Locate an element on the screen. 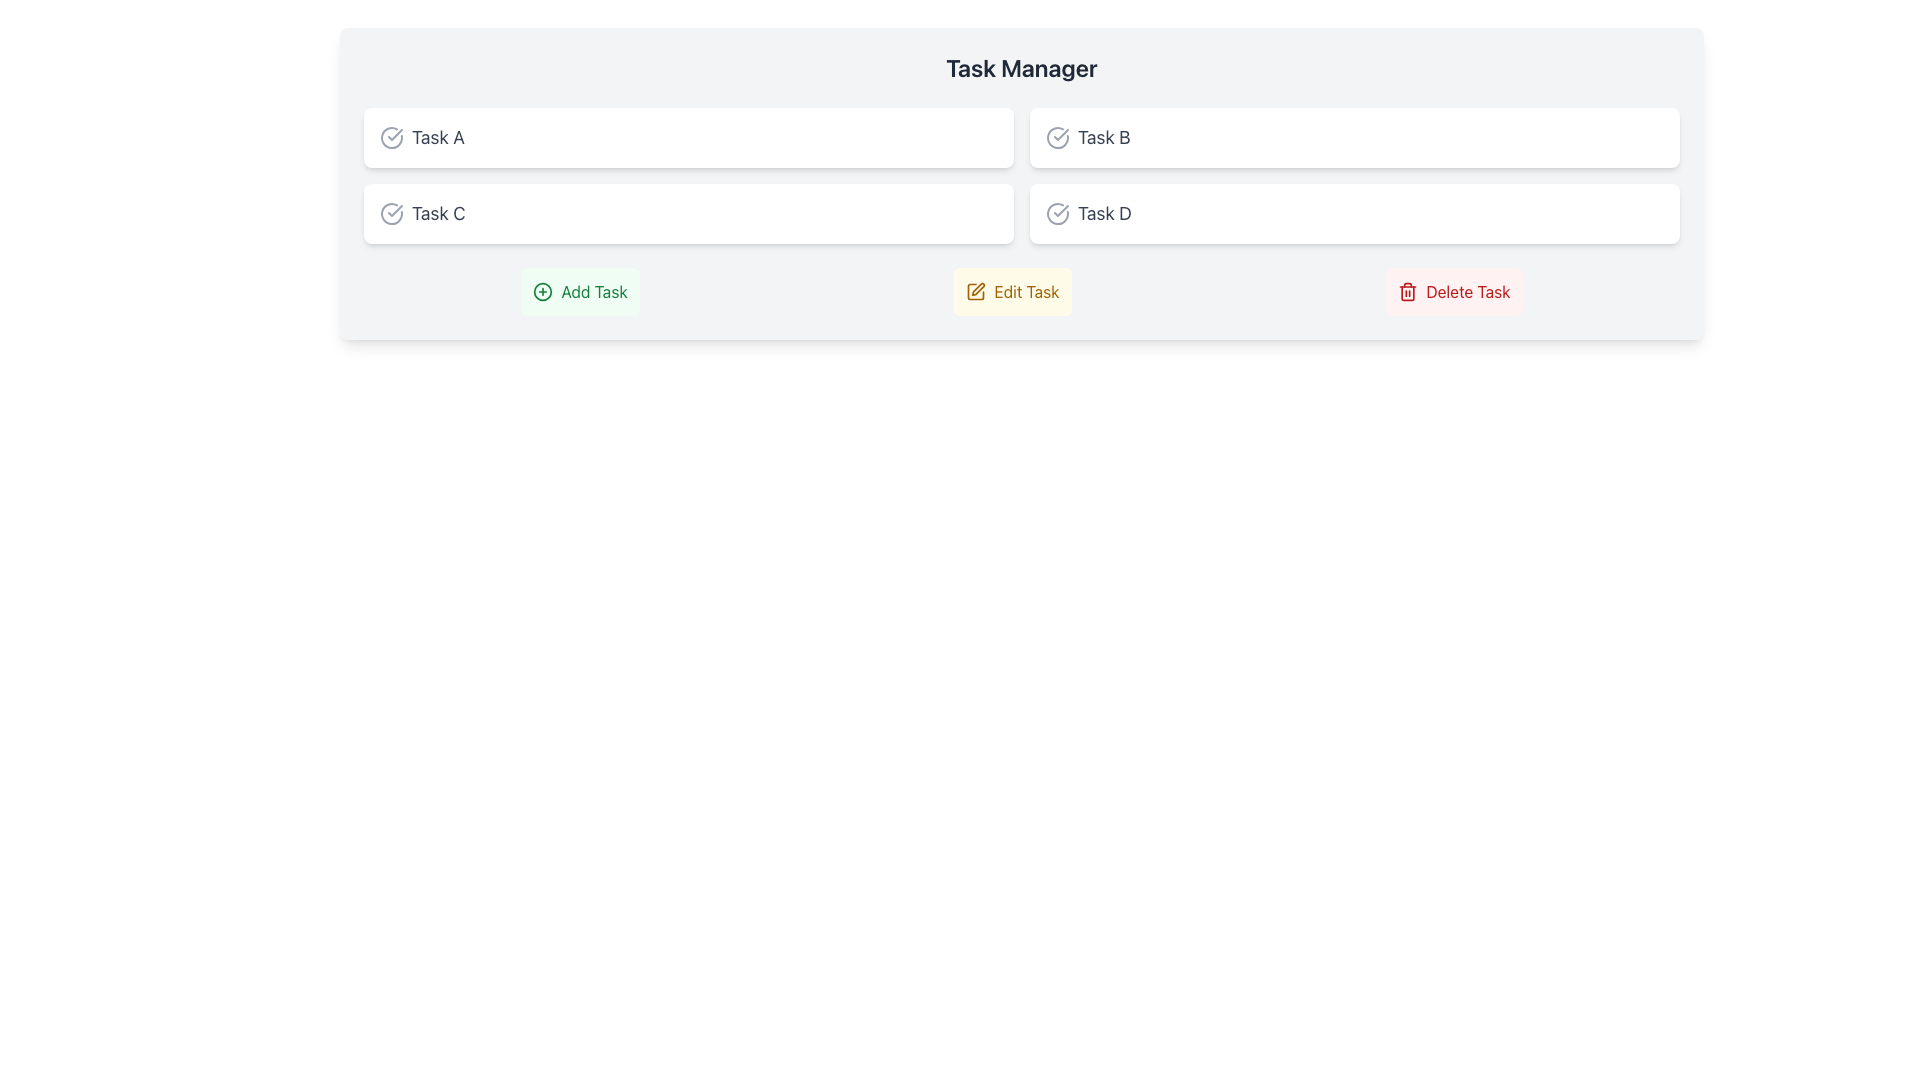 This screenshot has width=1920, height=1080. on the text label representing the title of the first task card in the task list, which is aligned is located at coordinates (437, 137).